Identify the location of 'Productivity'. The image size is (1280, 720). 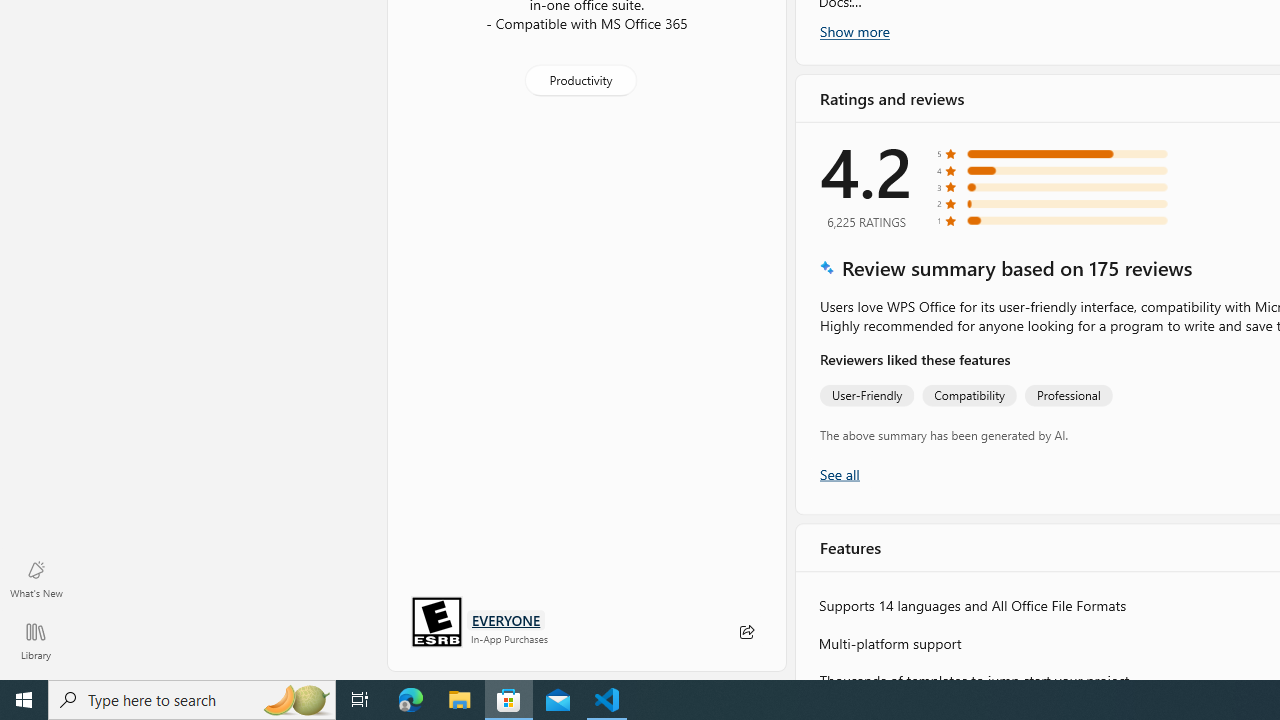
(578, 78).